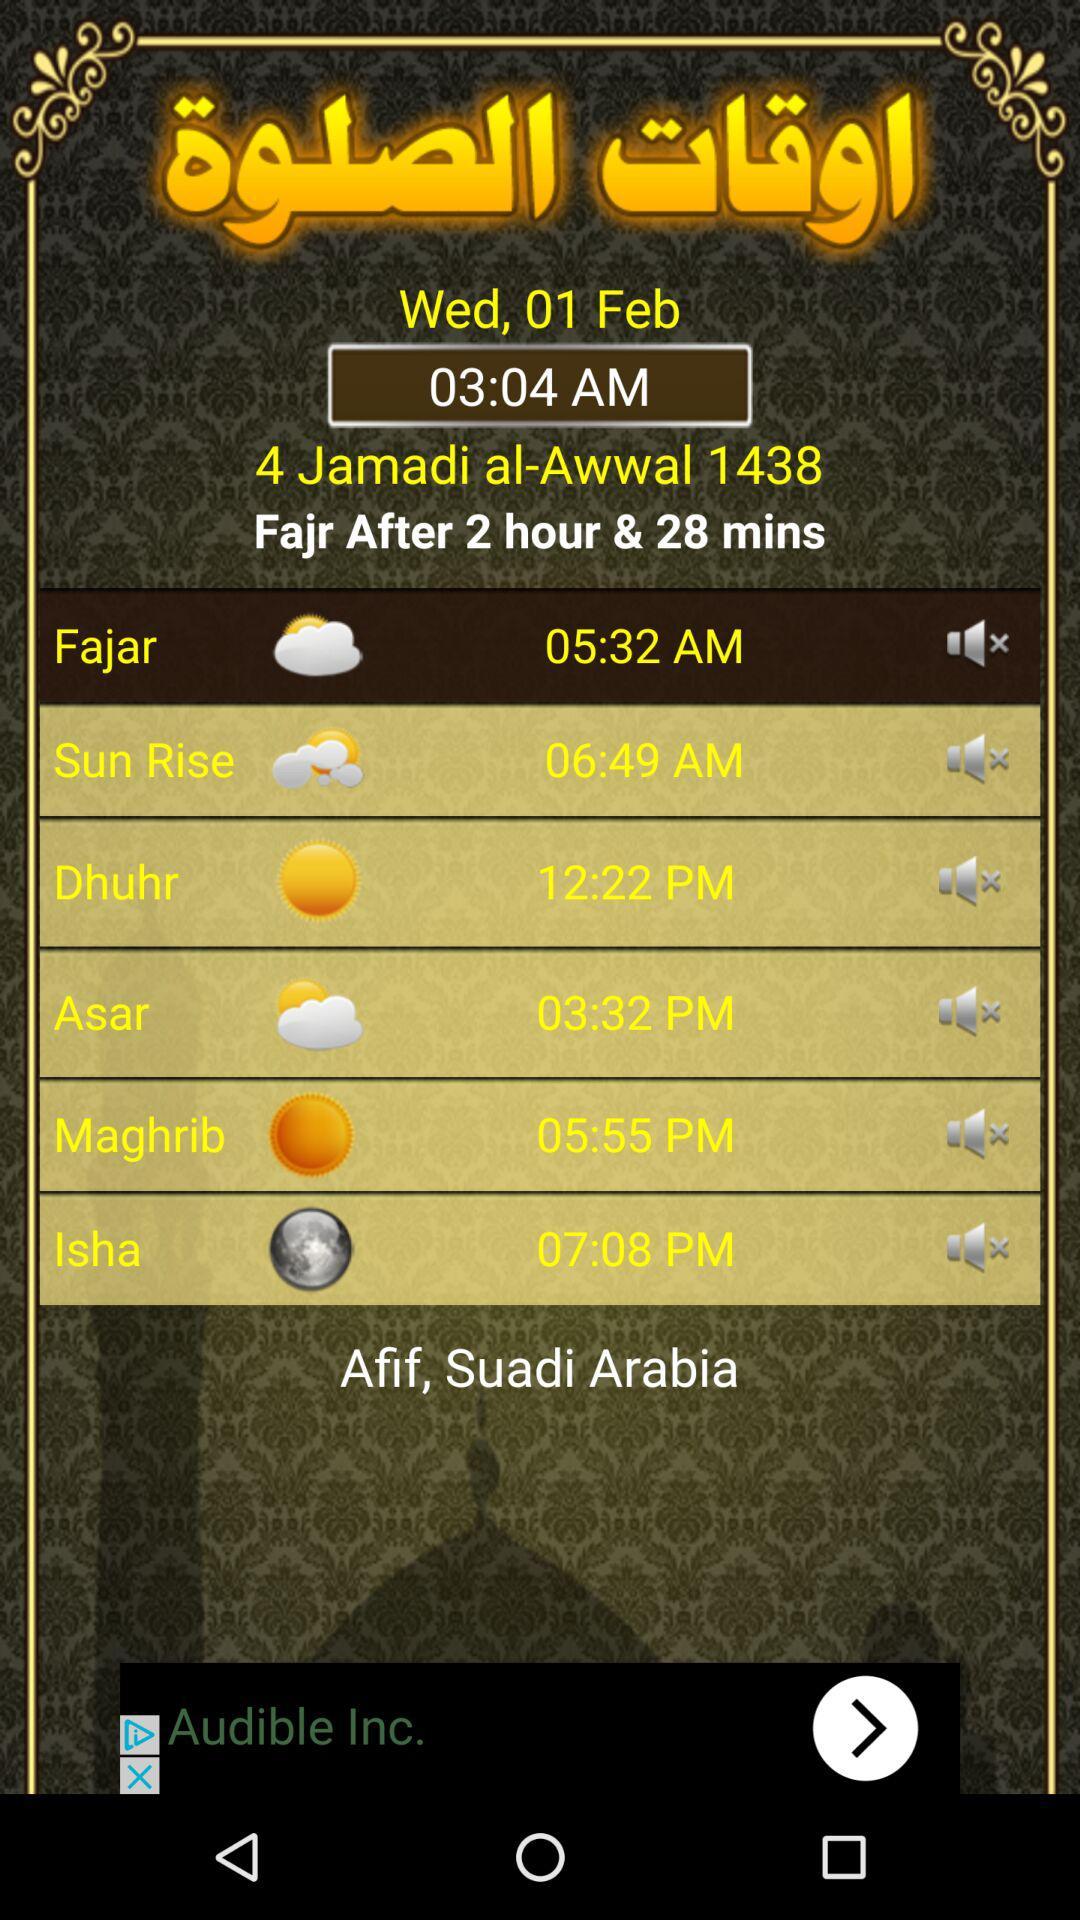  What do you see at coordinates (977, 757) in the screenshot?
I see `turn on audio` at bounding box center [977, 757].